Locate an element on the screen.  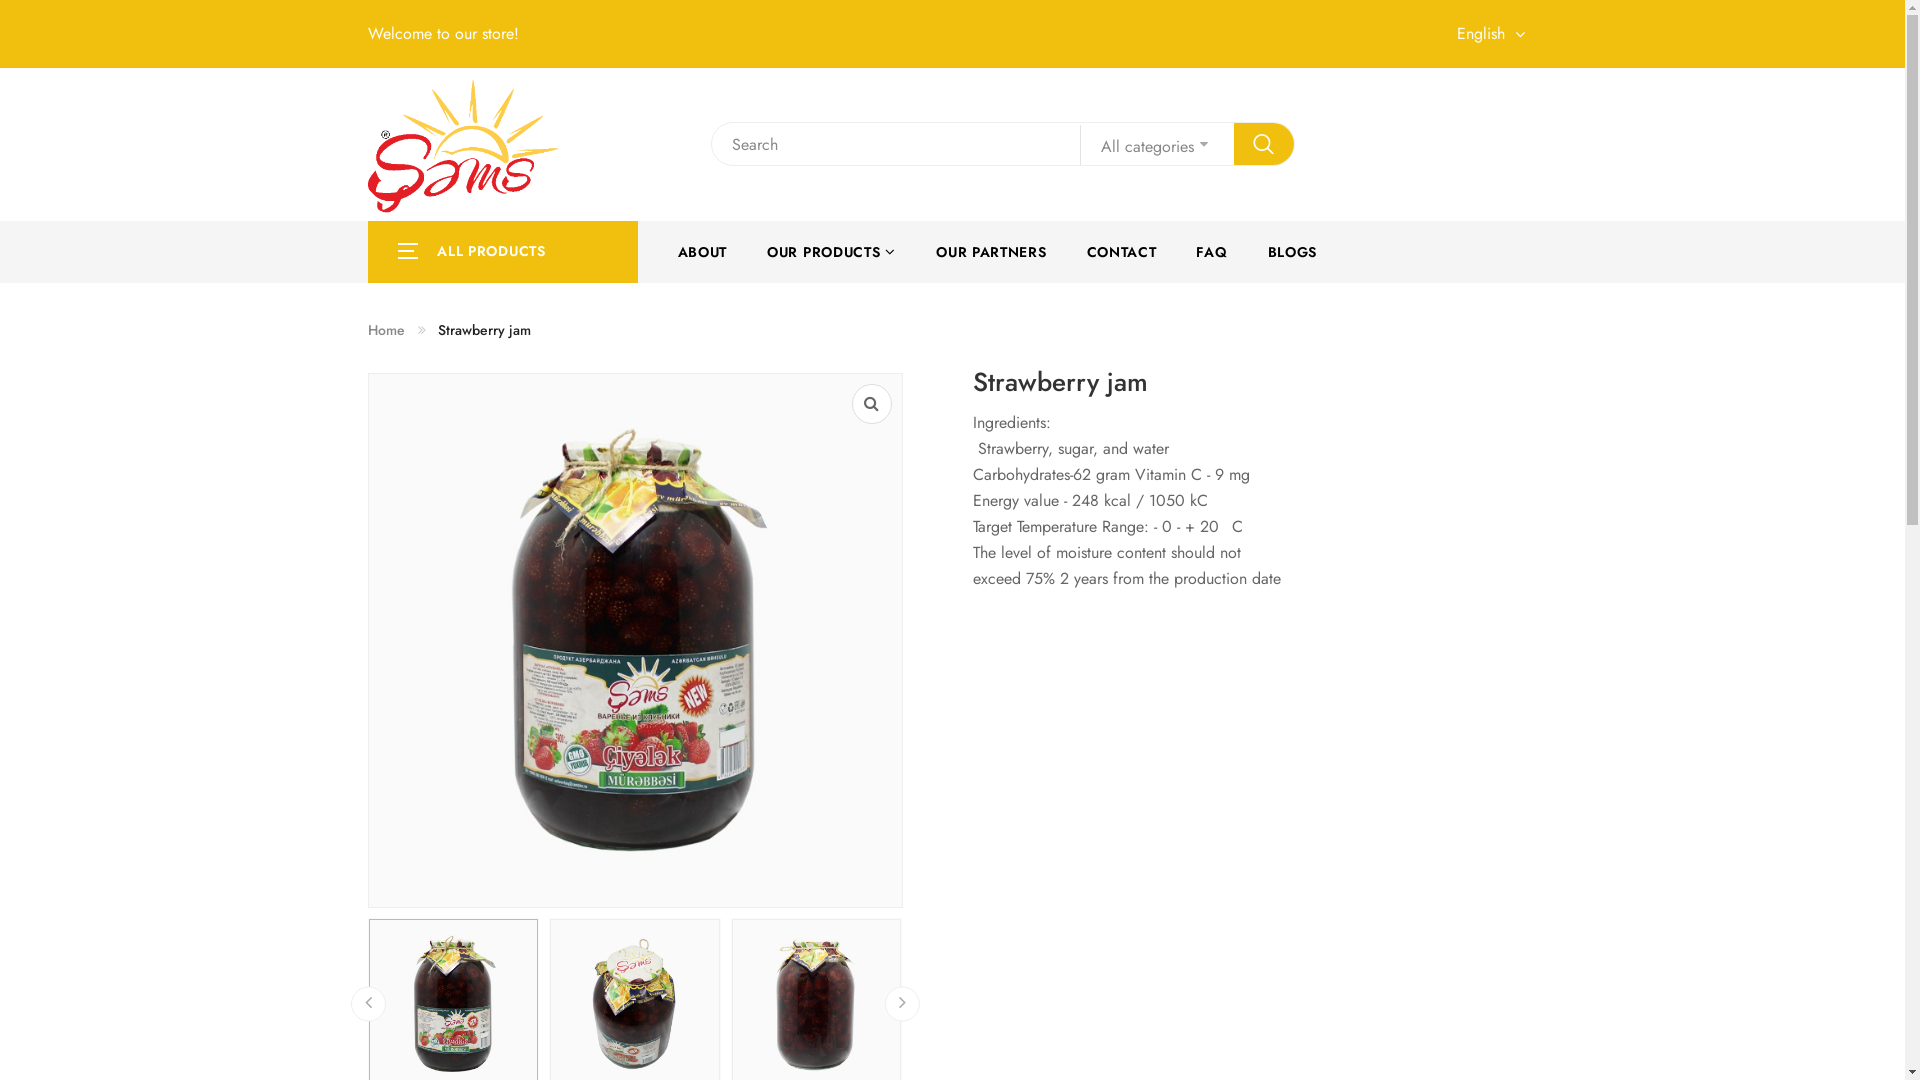
'ABOUT' is located at coordinates (702, 250).